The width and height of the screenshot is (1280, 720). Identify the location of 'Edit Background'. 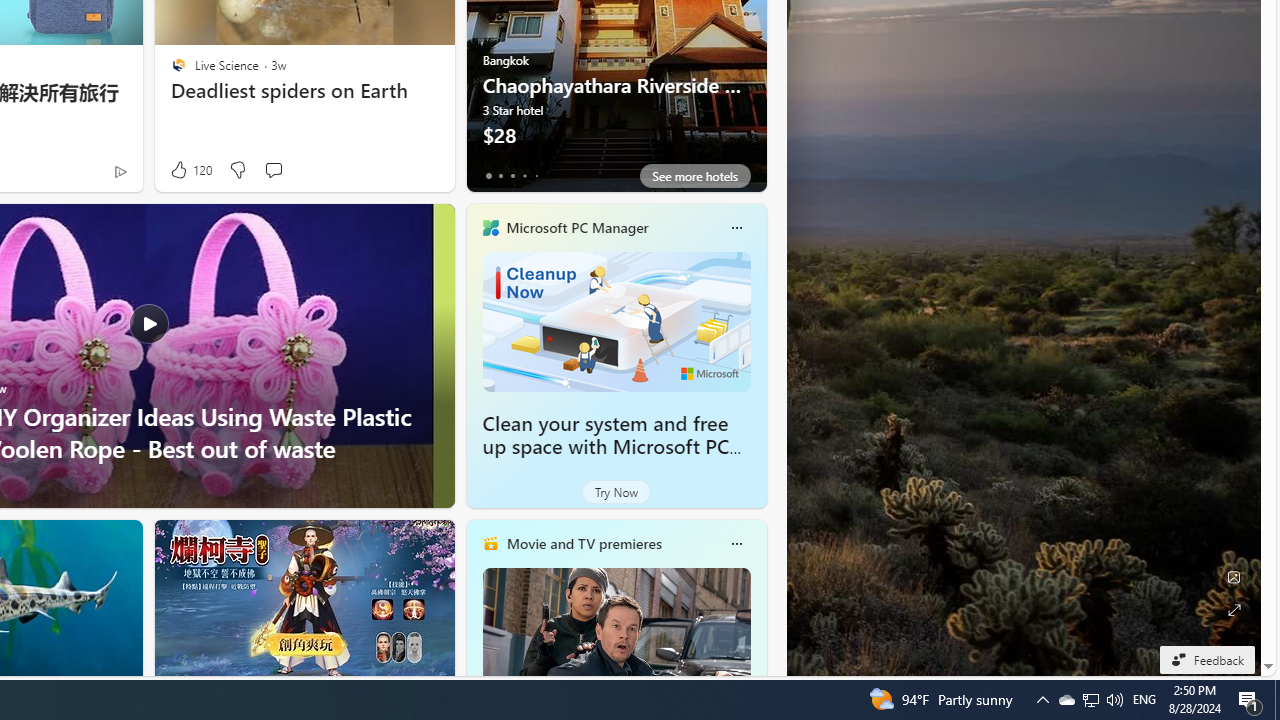
(1232, 577).